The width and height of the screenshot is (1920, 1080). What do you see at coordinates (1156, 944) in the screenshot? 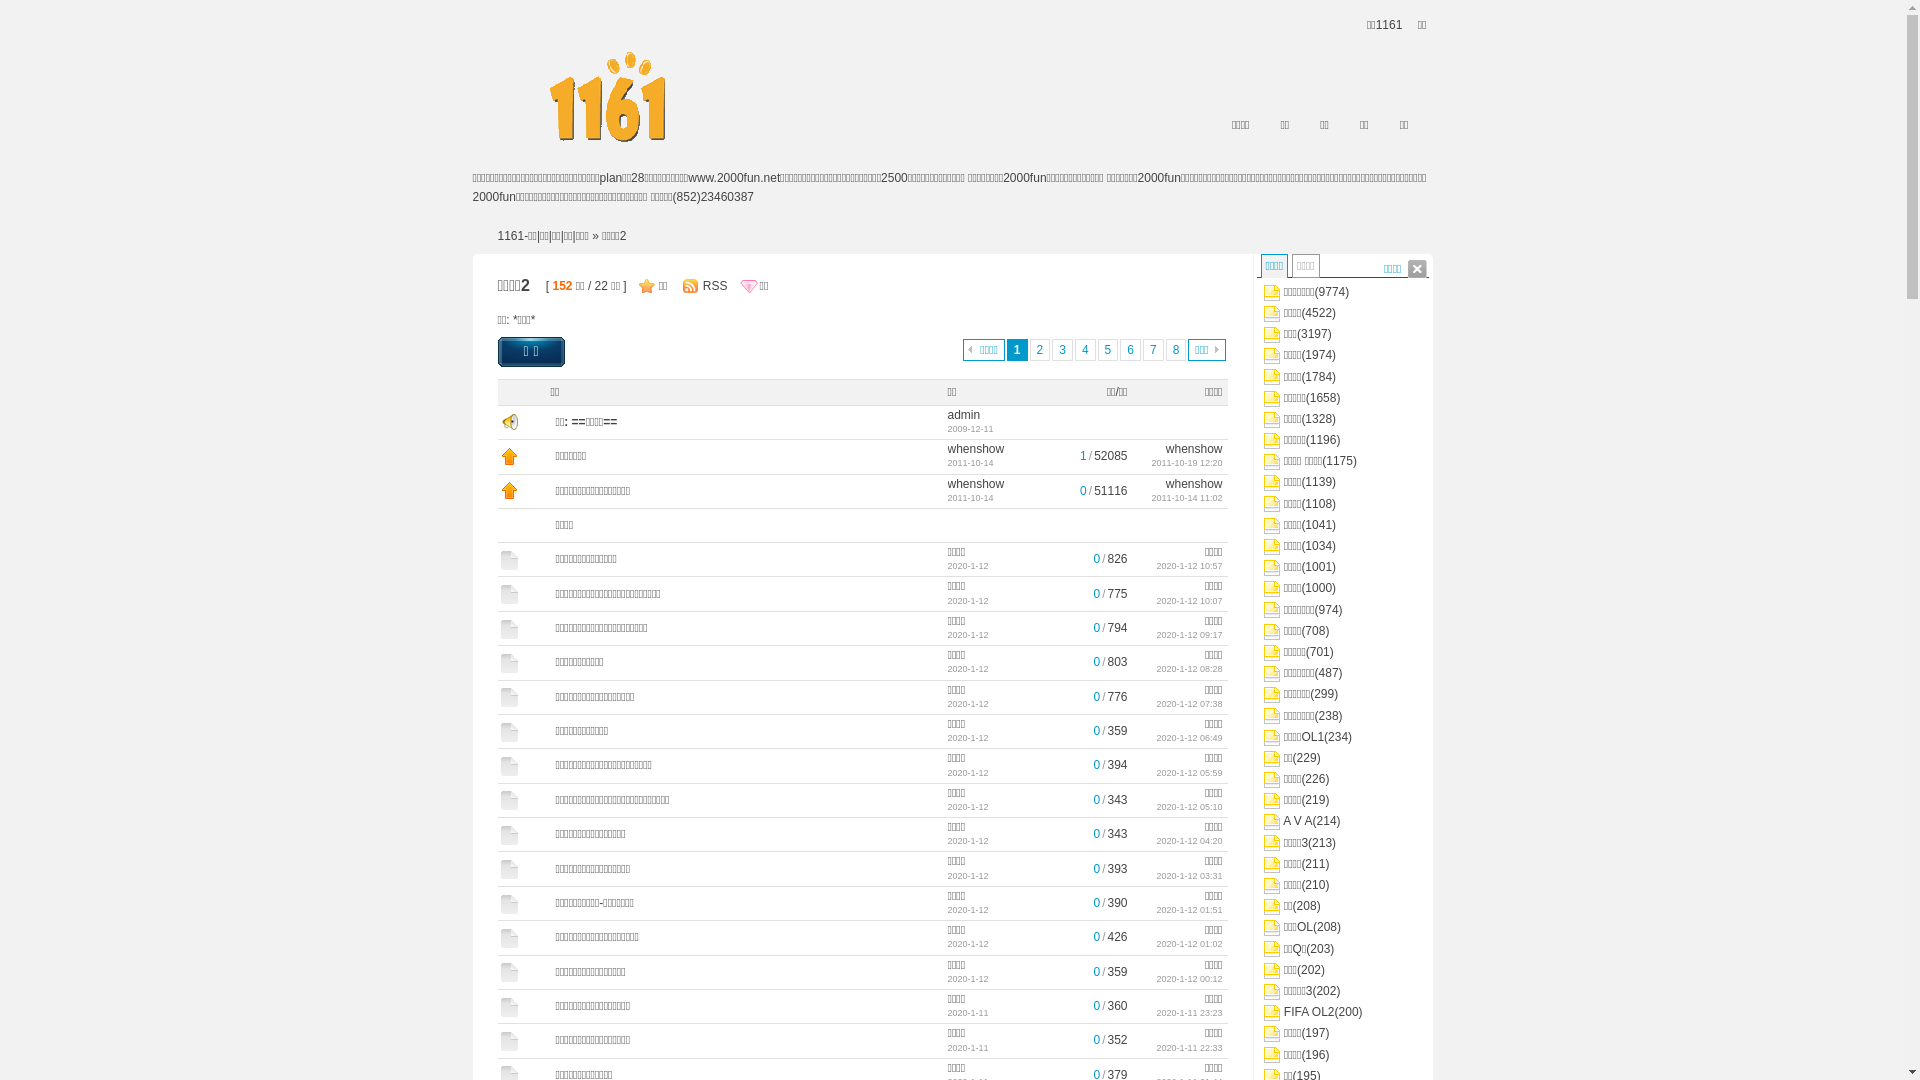
I see `'2020-1-12 01:02'` at bounding box center [1156, 944].